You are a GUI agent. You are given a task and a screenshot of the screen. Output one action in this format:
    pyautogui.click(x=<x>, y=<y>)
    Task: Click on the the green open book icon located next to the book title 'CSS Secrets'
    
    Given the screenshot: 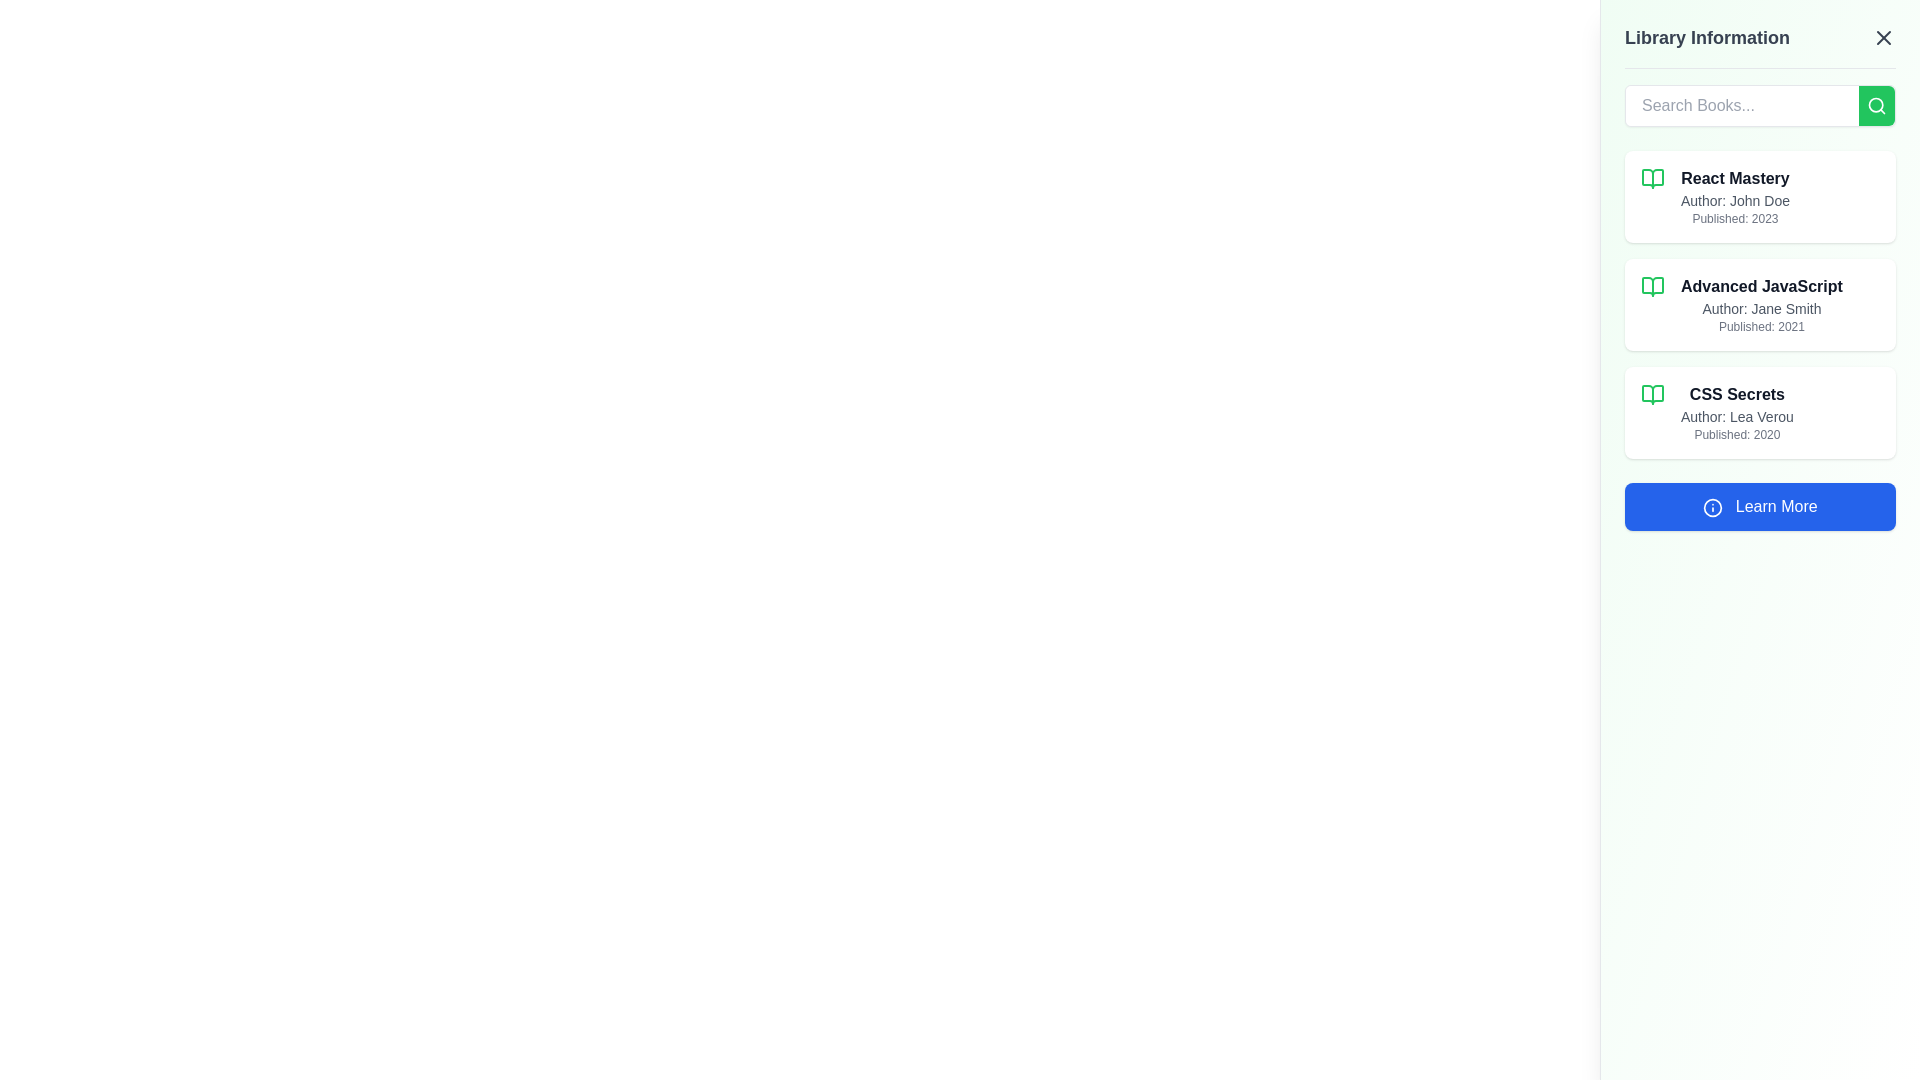 What is the action you would take?
    pyautogui.click(x=1652, y=394)
    